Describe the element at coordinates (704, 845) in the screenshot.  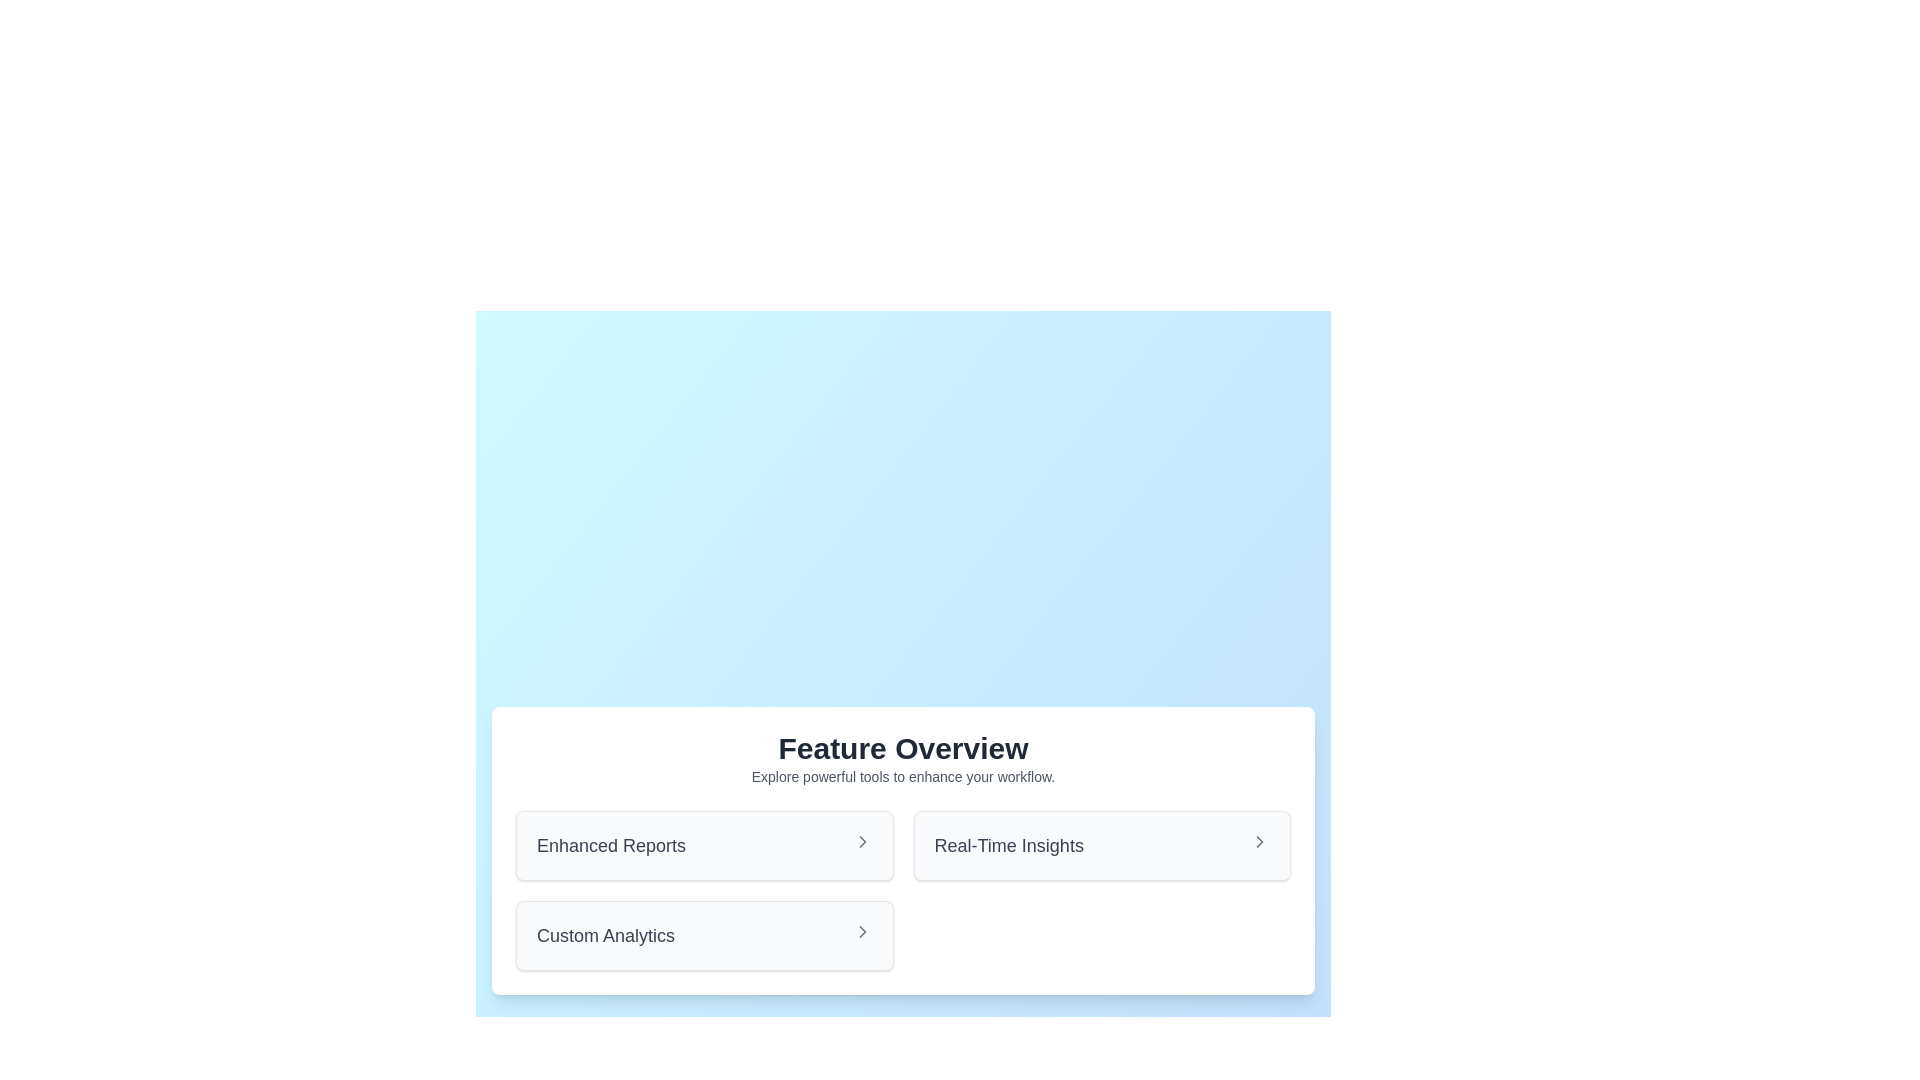
I see `the Navigation card in the top-left section of the grid` at that location.